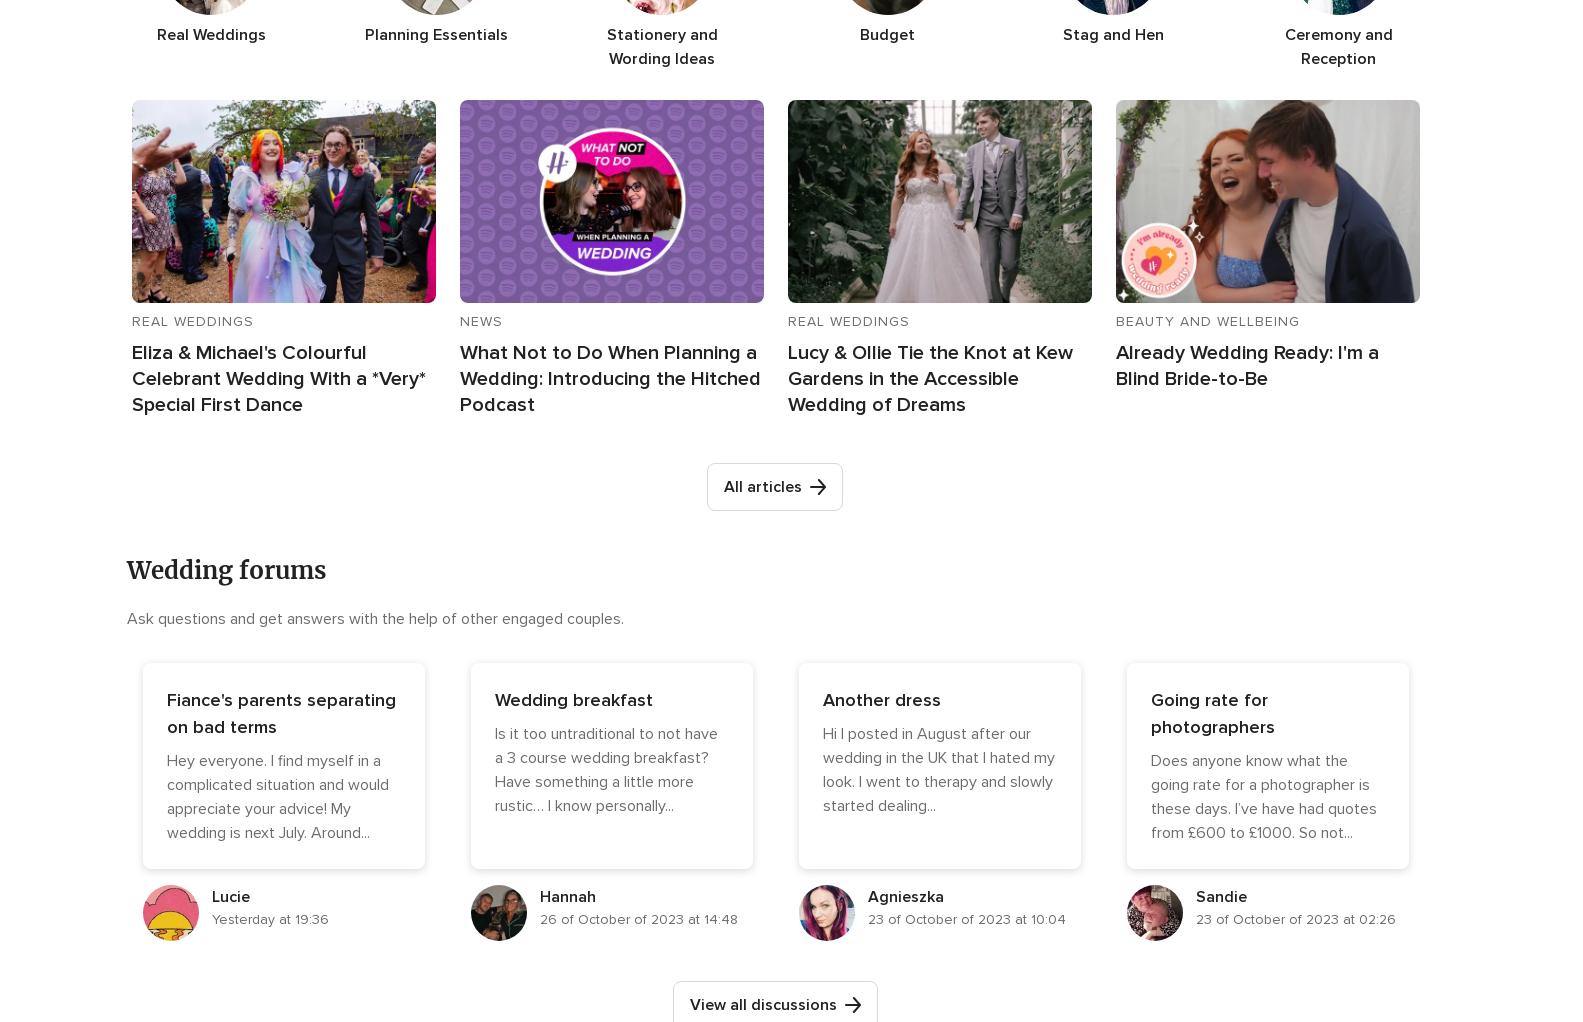  Describe the element at coordinates (1150, 712) in the screenshot. I see `'Going rate for photographers'` at that location.